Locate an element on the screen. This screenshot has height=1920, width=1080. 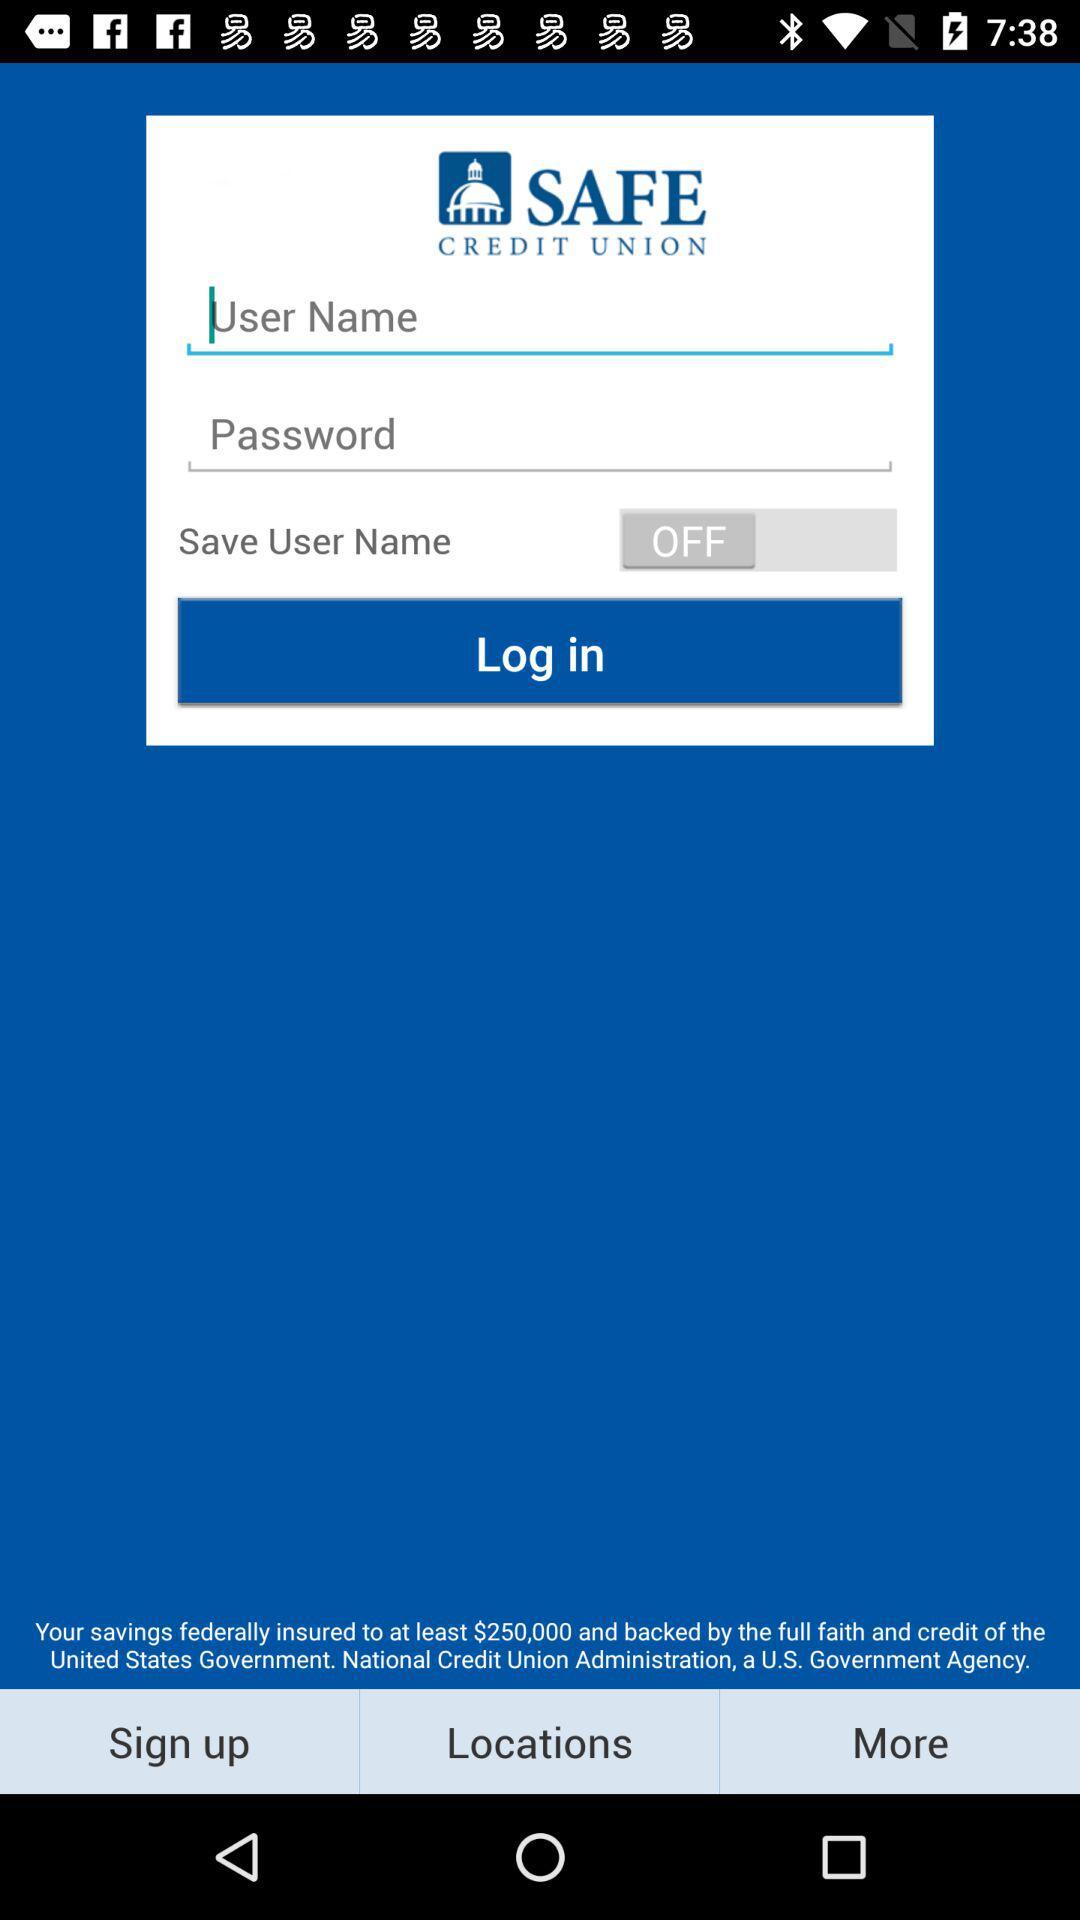
item to the right of the locations item is located at coordinates (898, 1740).